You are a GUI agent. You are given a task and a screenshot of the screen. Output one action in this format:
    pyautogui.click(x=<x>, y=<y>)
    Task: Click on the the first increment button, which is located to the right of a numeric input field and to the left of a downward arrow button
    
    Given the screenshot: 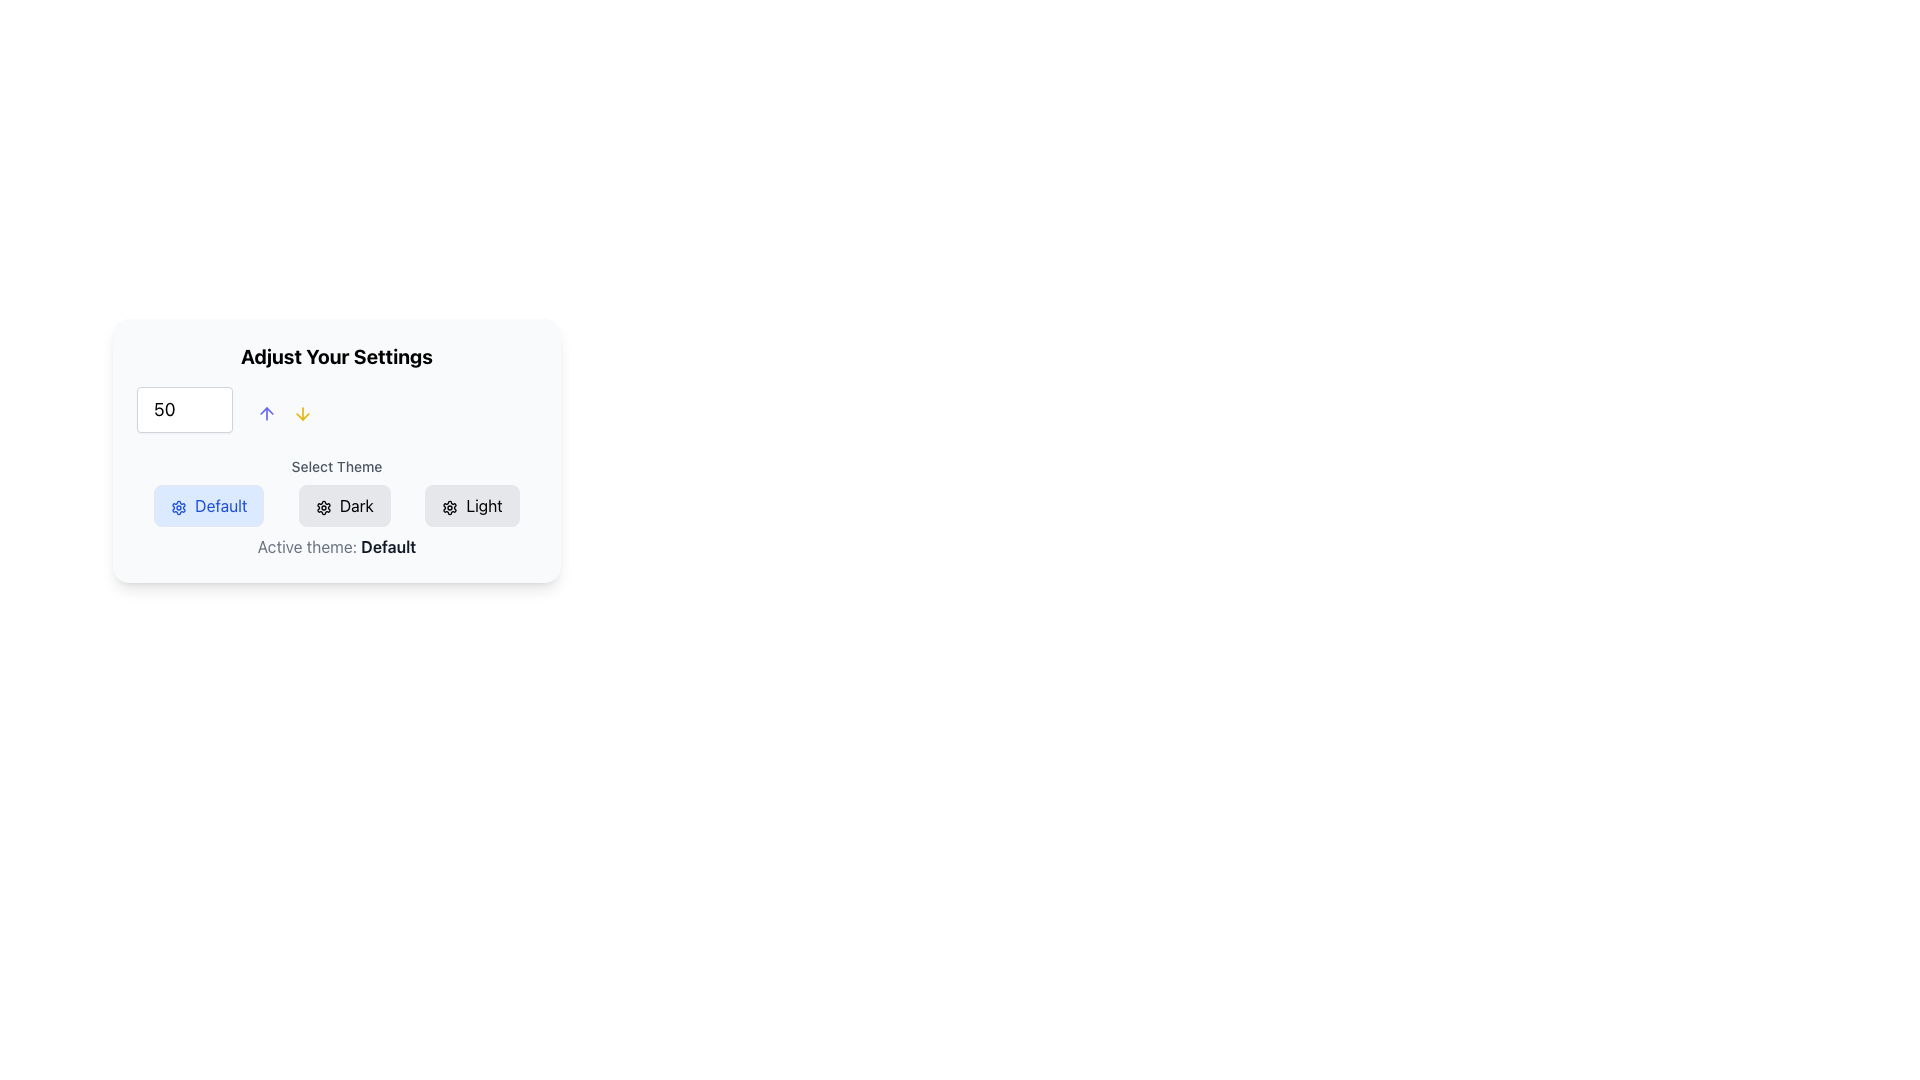 What is the action you would take?
    pyautogui.click(x=266, y=412)
    